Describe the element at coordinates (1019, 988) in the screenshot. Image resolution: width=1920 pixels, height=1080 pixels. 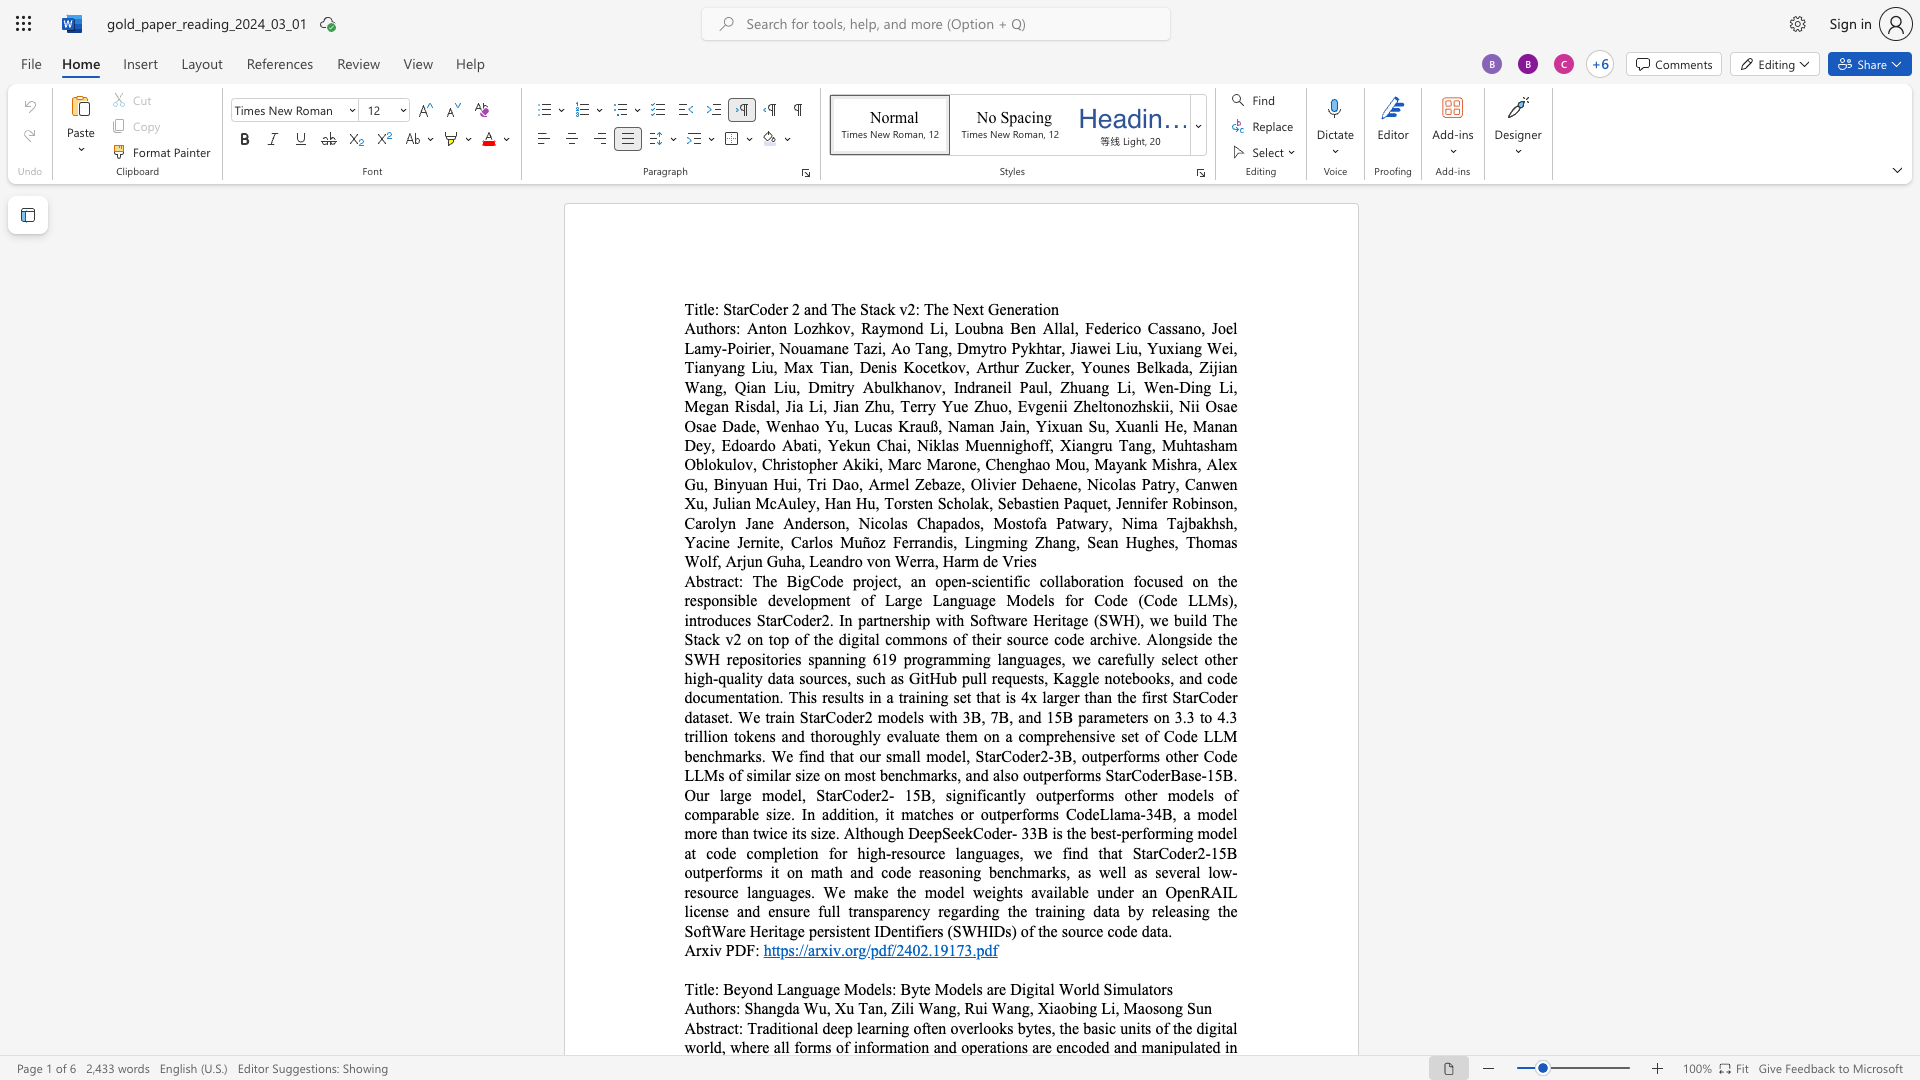
I see `the space between the continuous character "D" and "i" in the text` at that location.